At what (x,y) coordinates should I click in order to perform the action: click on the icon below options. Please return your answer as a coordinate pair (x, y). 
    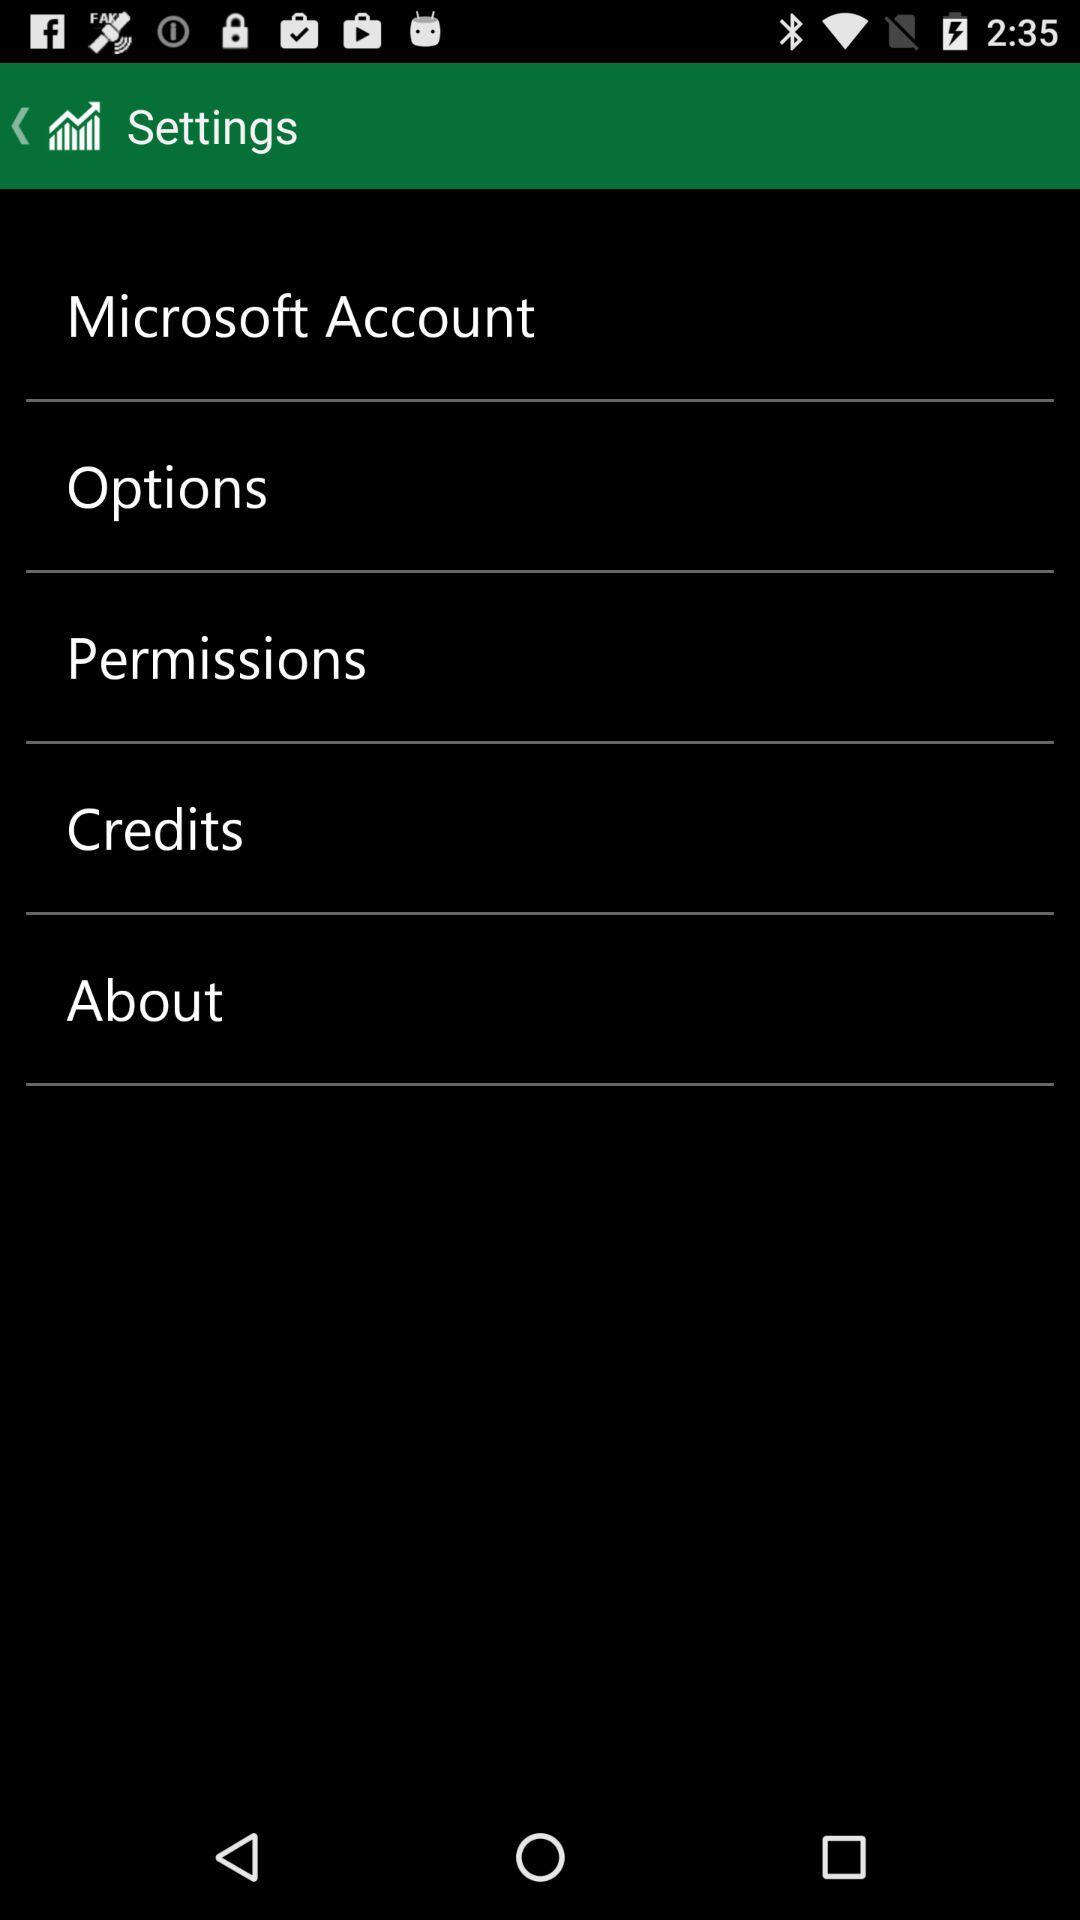
    Looking at the image, I should click on (216, 657).